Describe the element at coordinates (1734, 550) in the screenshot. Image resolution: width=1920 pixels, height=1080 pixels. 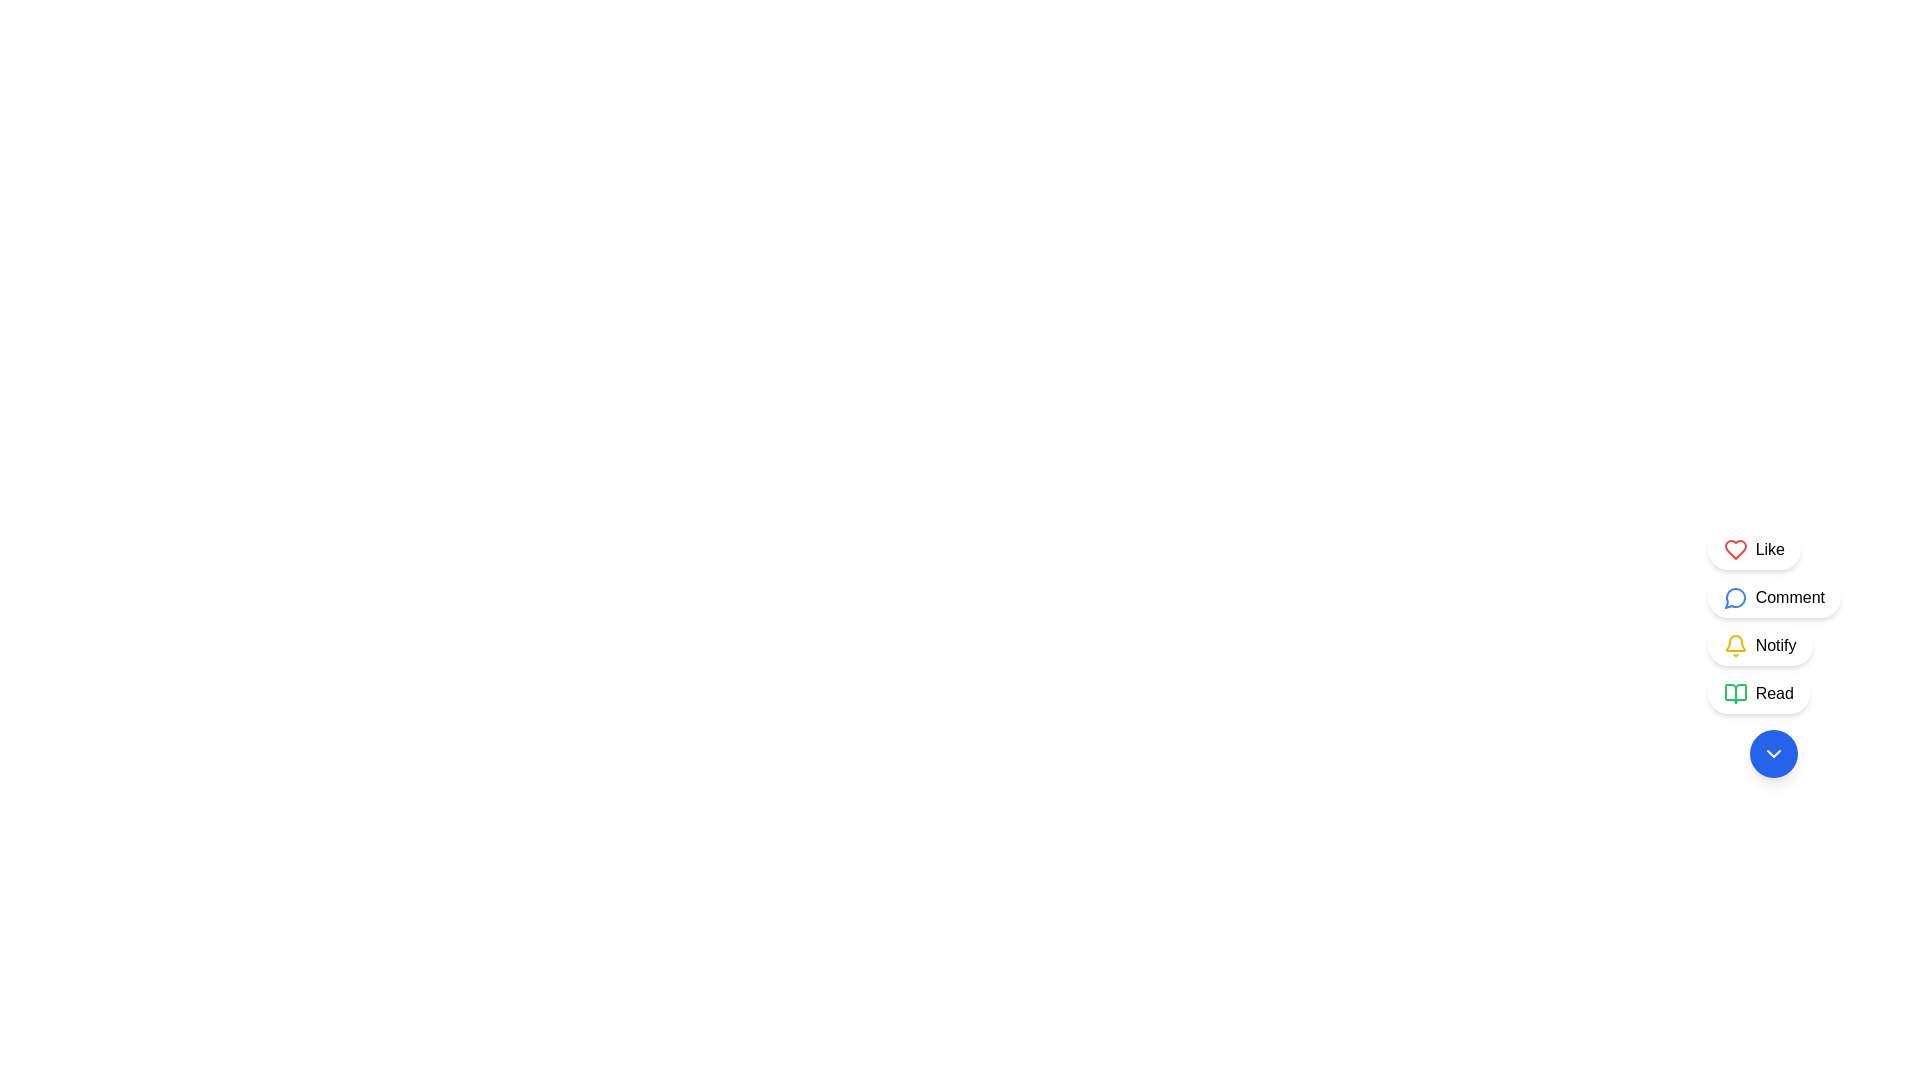
I see `the red heart-shaped icon with a hollow interior, located to the left of the 'Like' text` at that location.